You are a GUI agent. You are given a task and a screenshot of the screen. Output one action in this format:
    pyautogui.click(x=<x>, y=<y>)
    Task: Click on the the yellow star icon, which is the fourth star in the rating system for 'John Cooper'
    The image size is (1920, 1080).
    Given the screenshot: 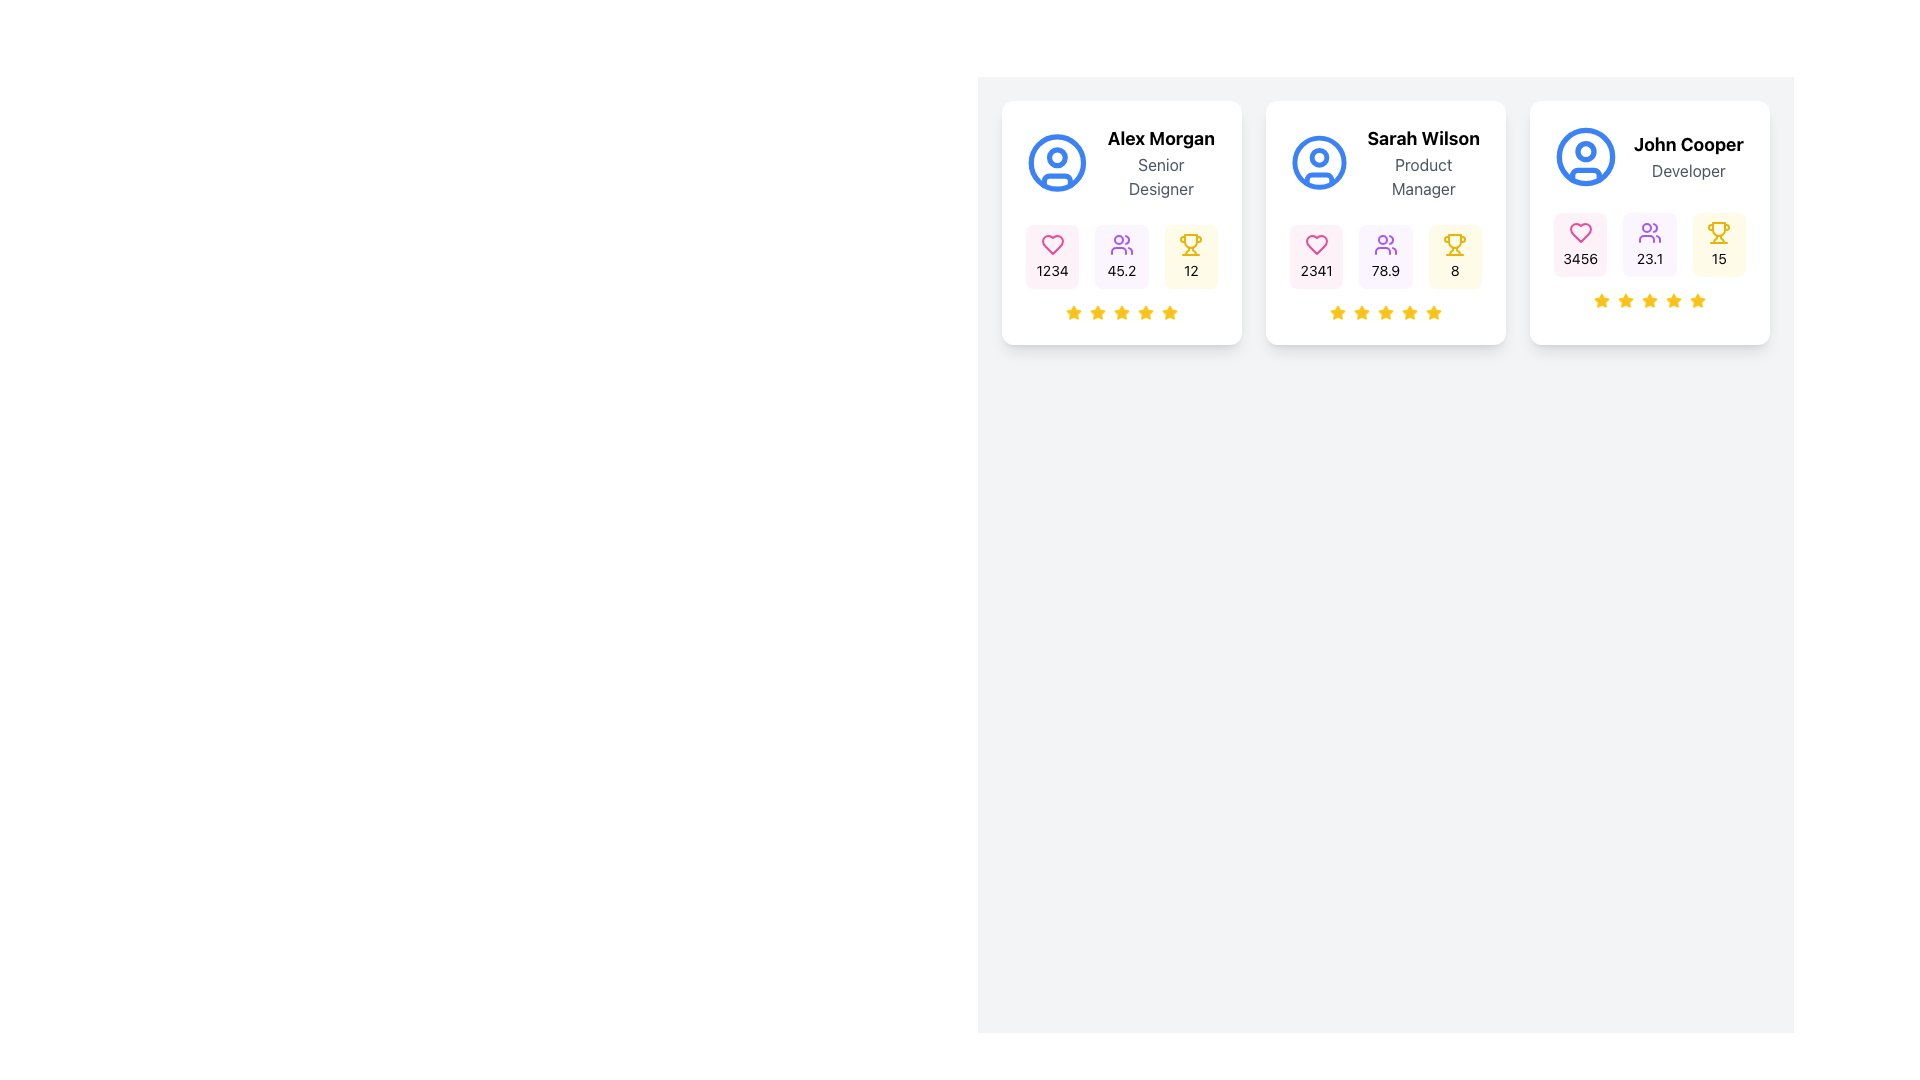 What is the action you would take?
    pyautogui.click(x=1650, y=300)
    